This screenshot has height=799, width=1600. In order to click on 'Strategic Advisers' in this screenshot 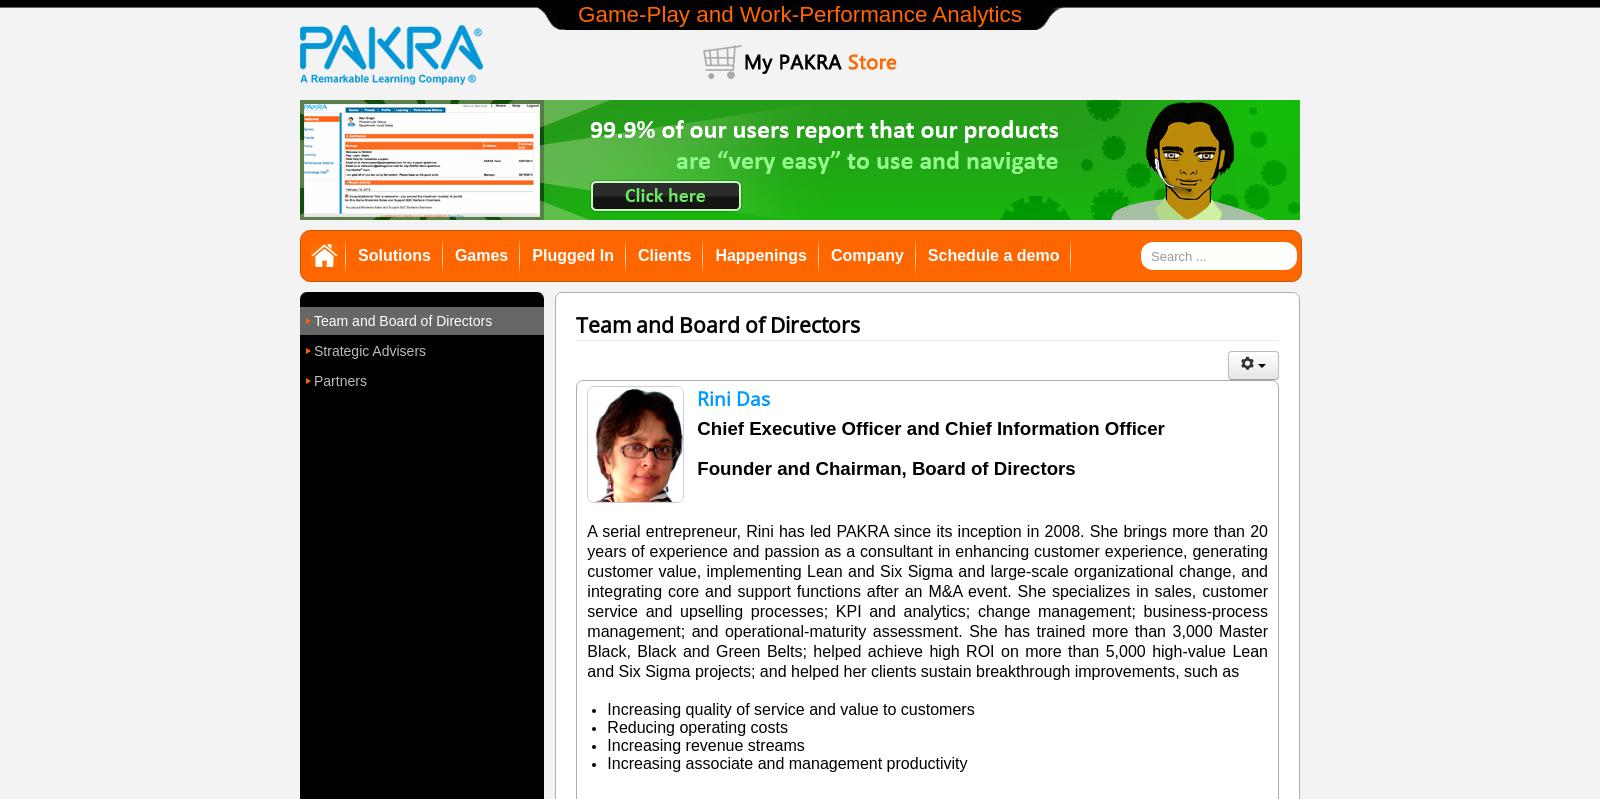, I will do `click(314, 350)`.